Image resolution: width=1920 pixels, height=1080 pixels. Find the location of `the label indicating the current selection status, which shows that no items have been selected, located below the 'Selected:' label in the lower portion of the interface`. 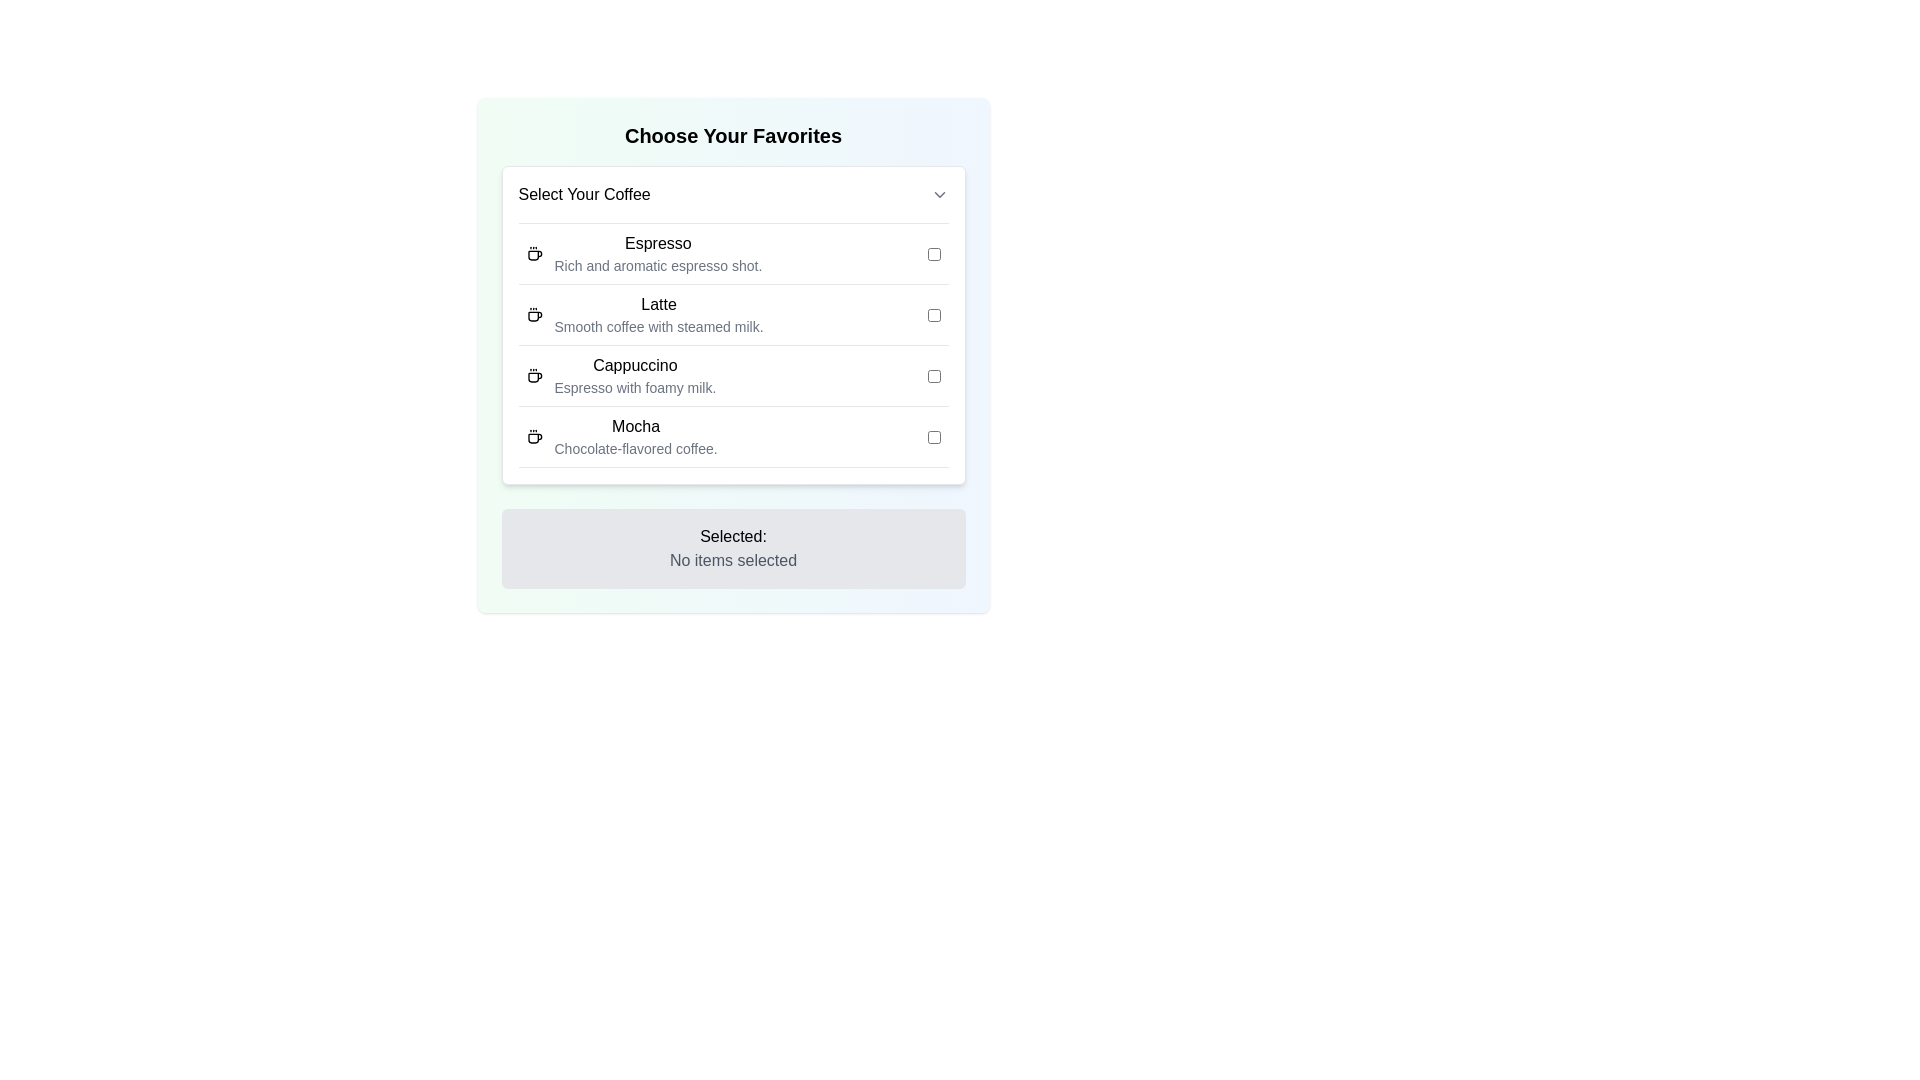

the label indicating the current selection status, which shows that no items have been selected, located below the 'Selected:' label in the lower portion of the interface is located at coordinates (732, 560).